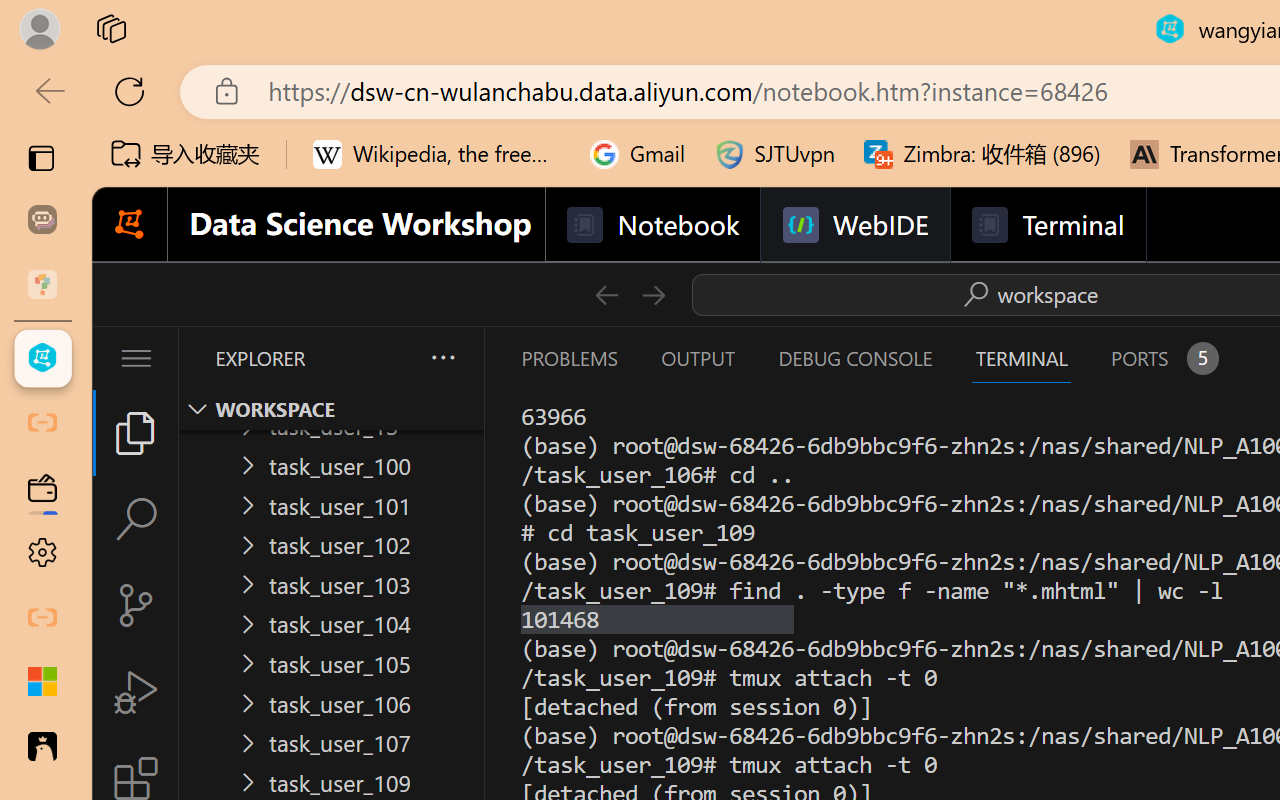  I want to click on 'Class: menubar compact overflow-menu-only', so click(134, 358).